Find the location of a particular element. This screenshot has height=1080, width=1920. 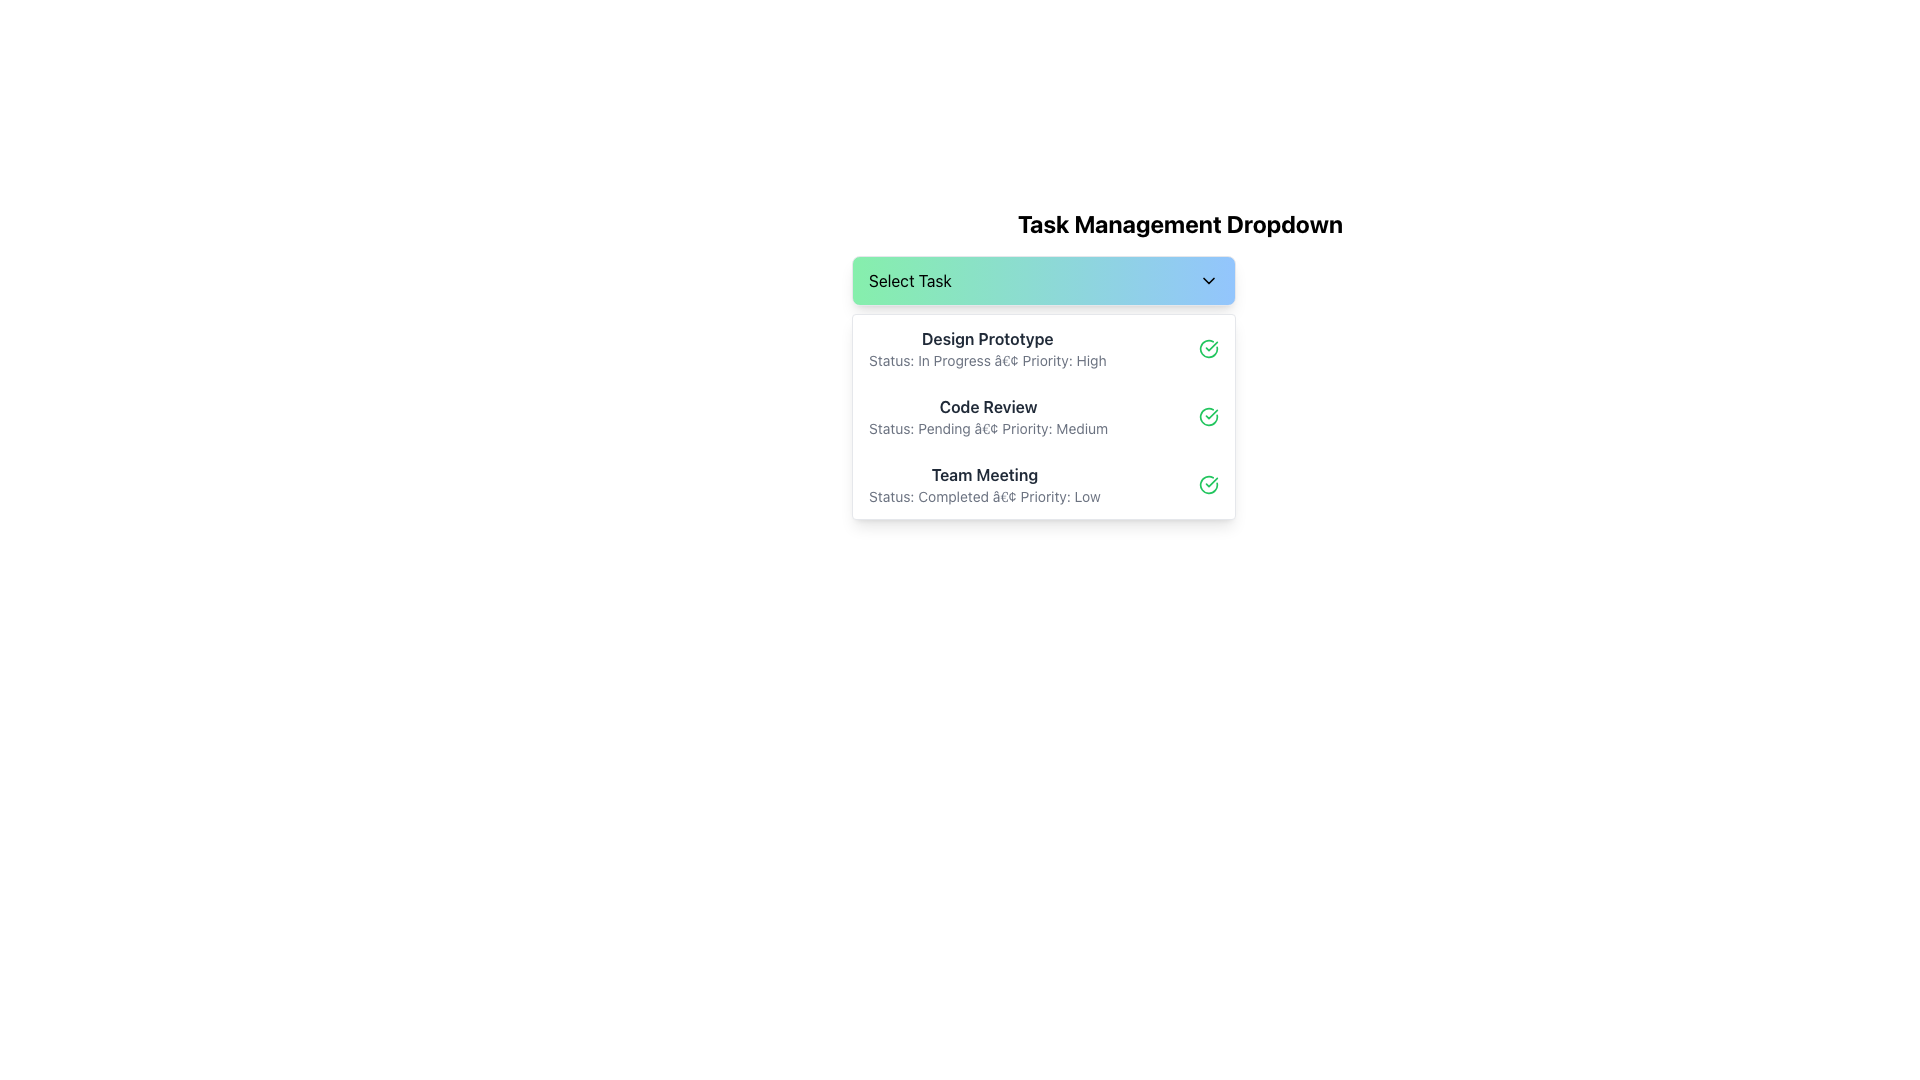

the first list item in the dropdown menu under the 'Select Task' section is located at coordinates (1042, 347).